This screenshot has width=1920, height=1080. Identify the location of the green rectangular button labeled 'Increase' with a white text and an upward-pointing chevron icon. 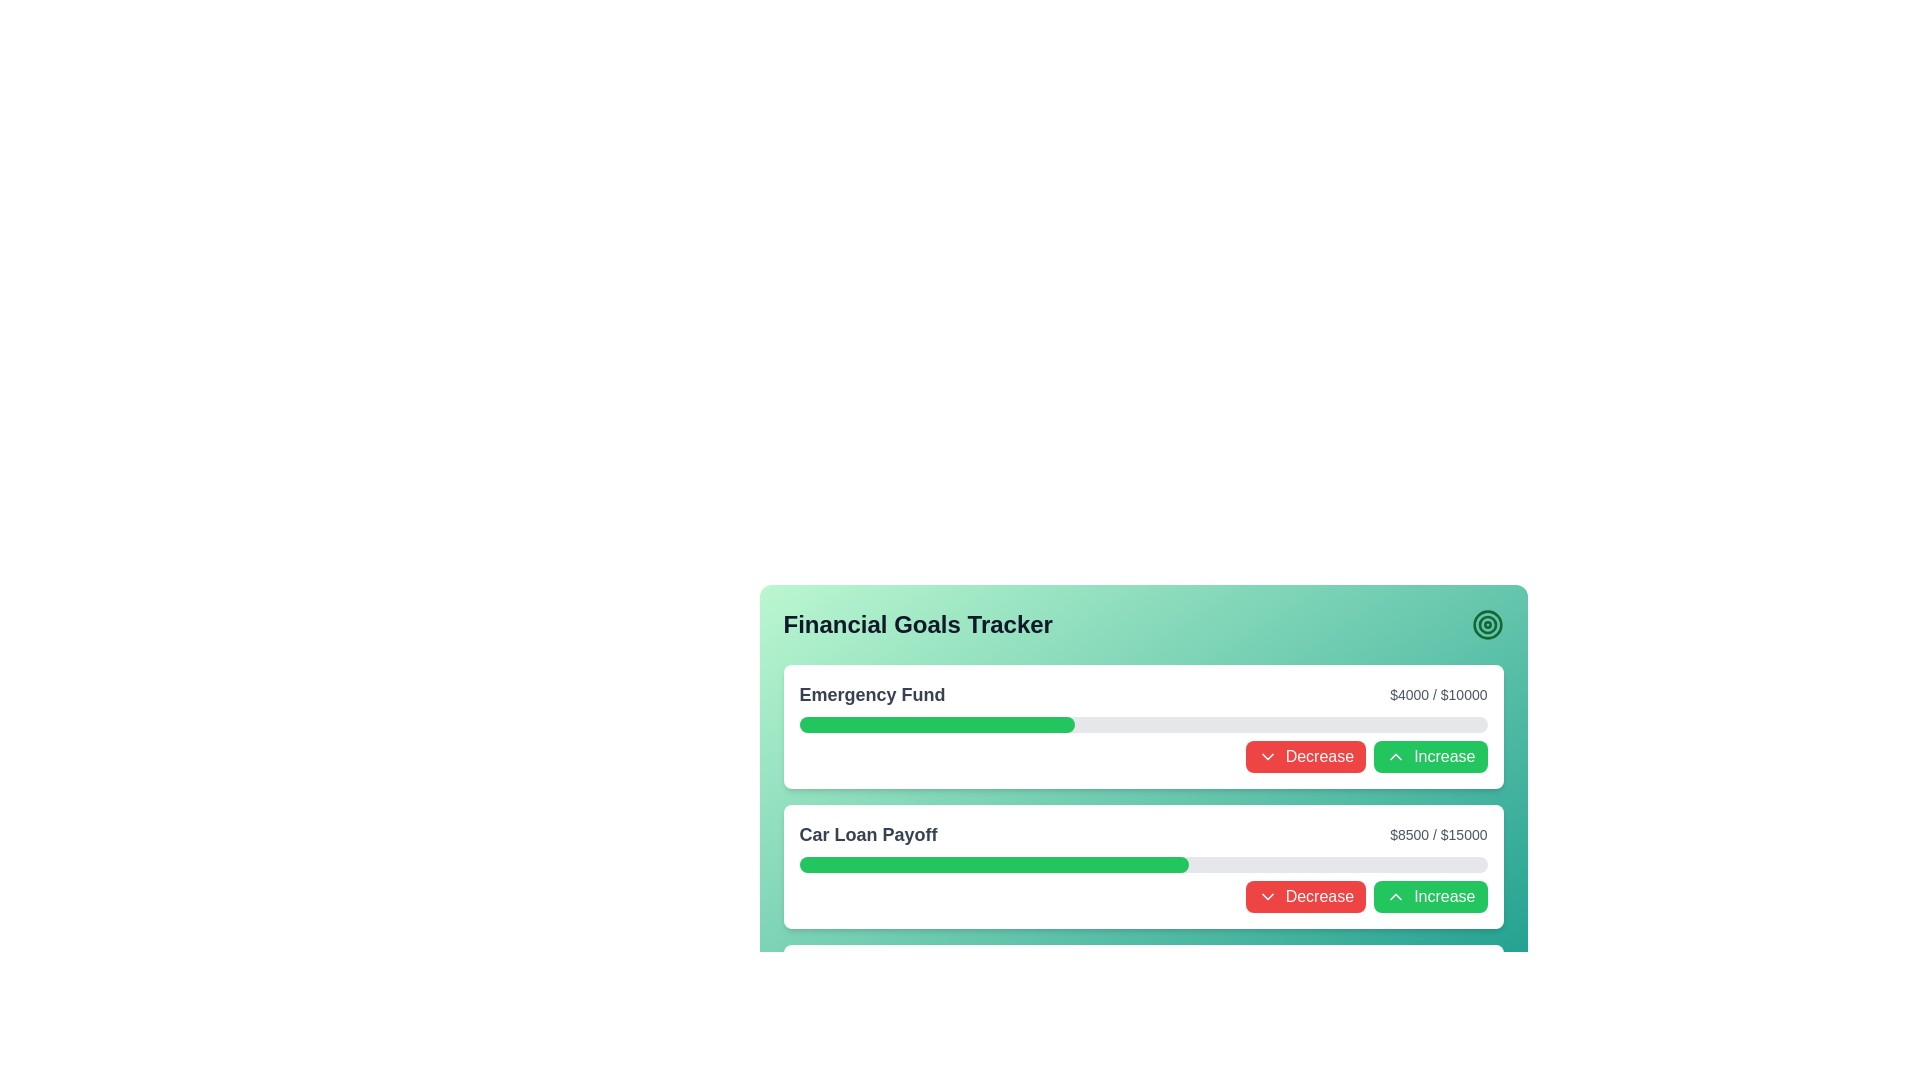
(1429, 896).